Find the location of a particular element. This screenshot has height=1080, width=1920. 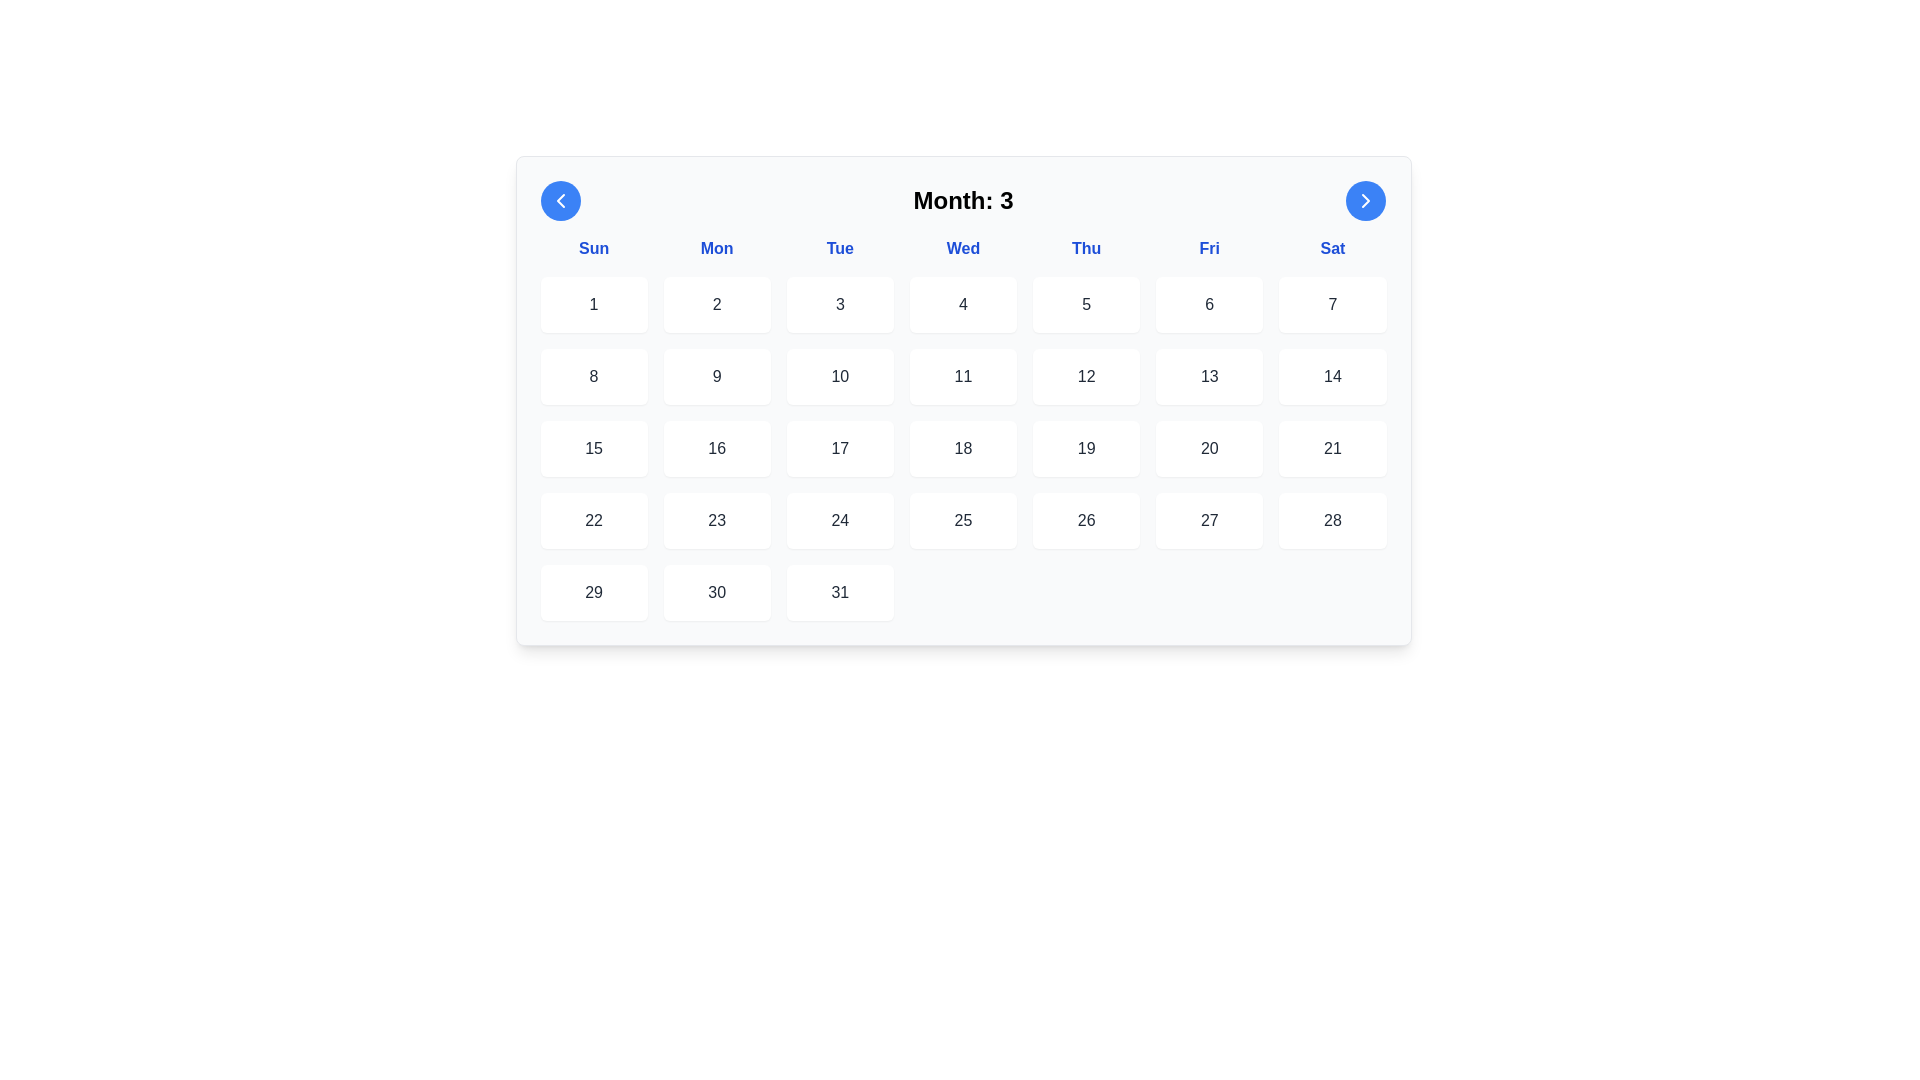

the circular blue button located at the top-right corner of the calendar view is located at coordinates (1365, 200).